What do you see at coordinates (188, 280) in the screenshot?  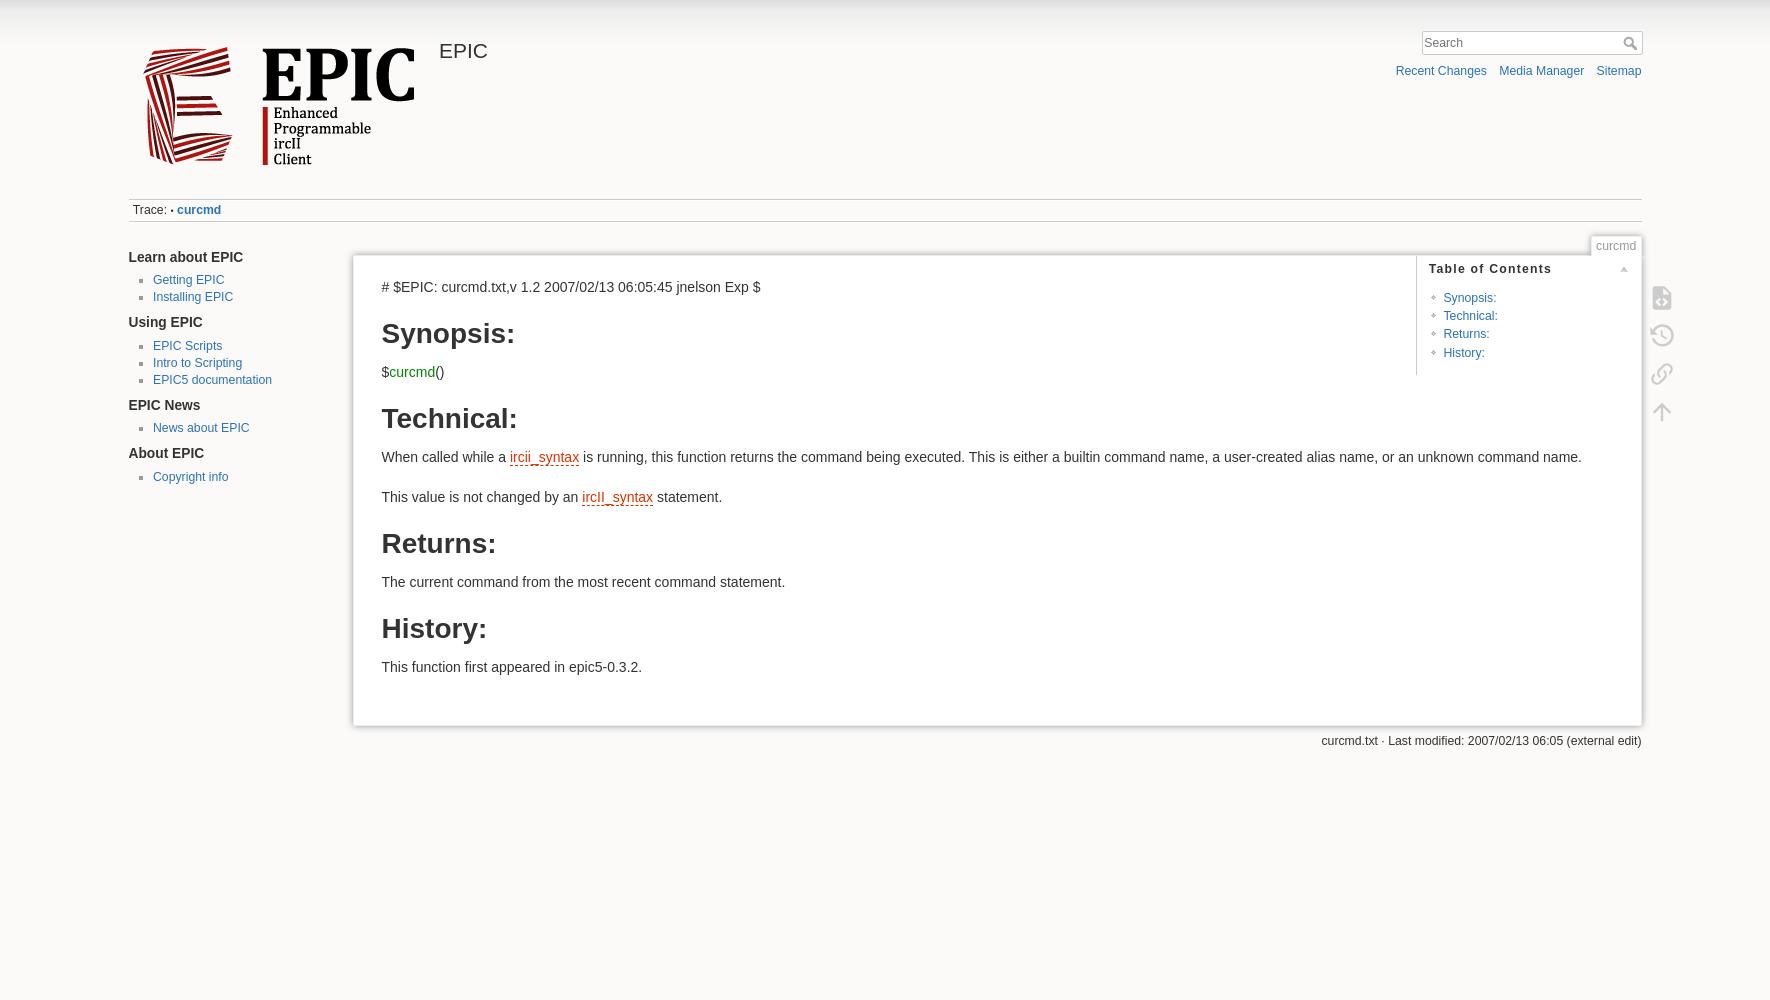 I see `'Getting EPIC'` at bounding box center [188, 280].